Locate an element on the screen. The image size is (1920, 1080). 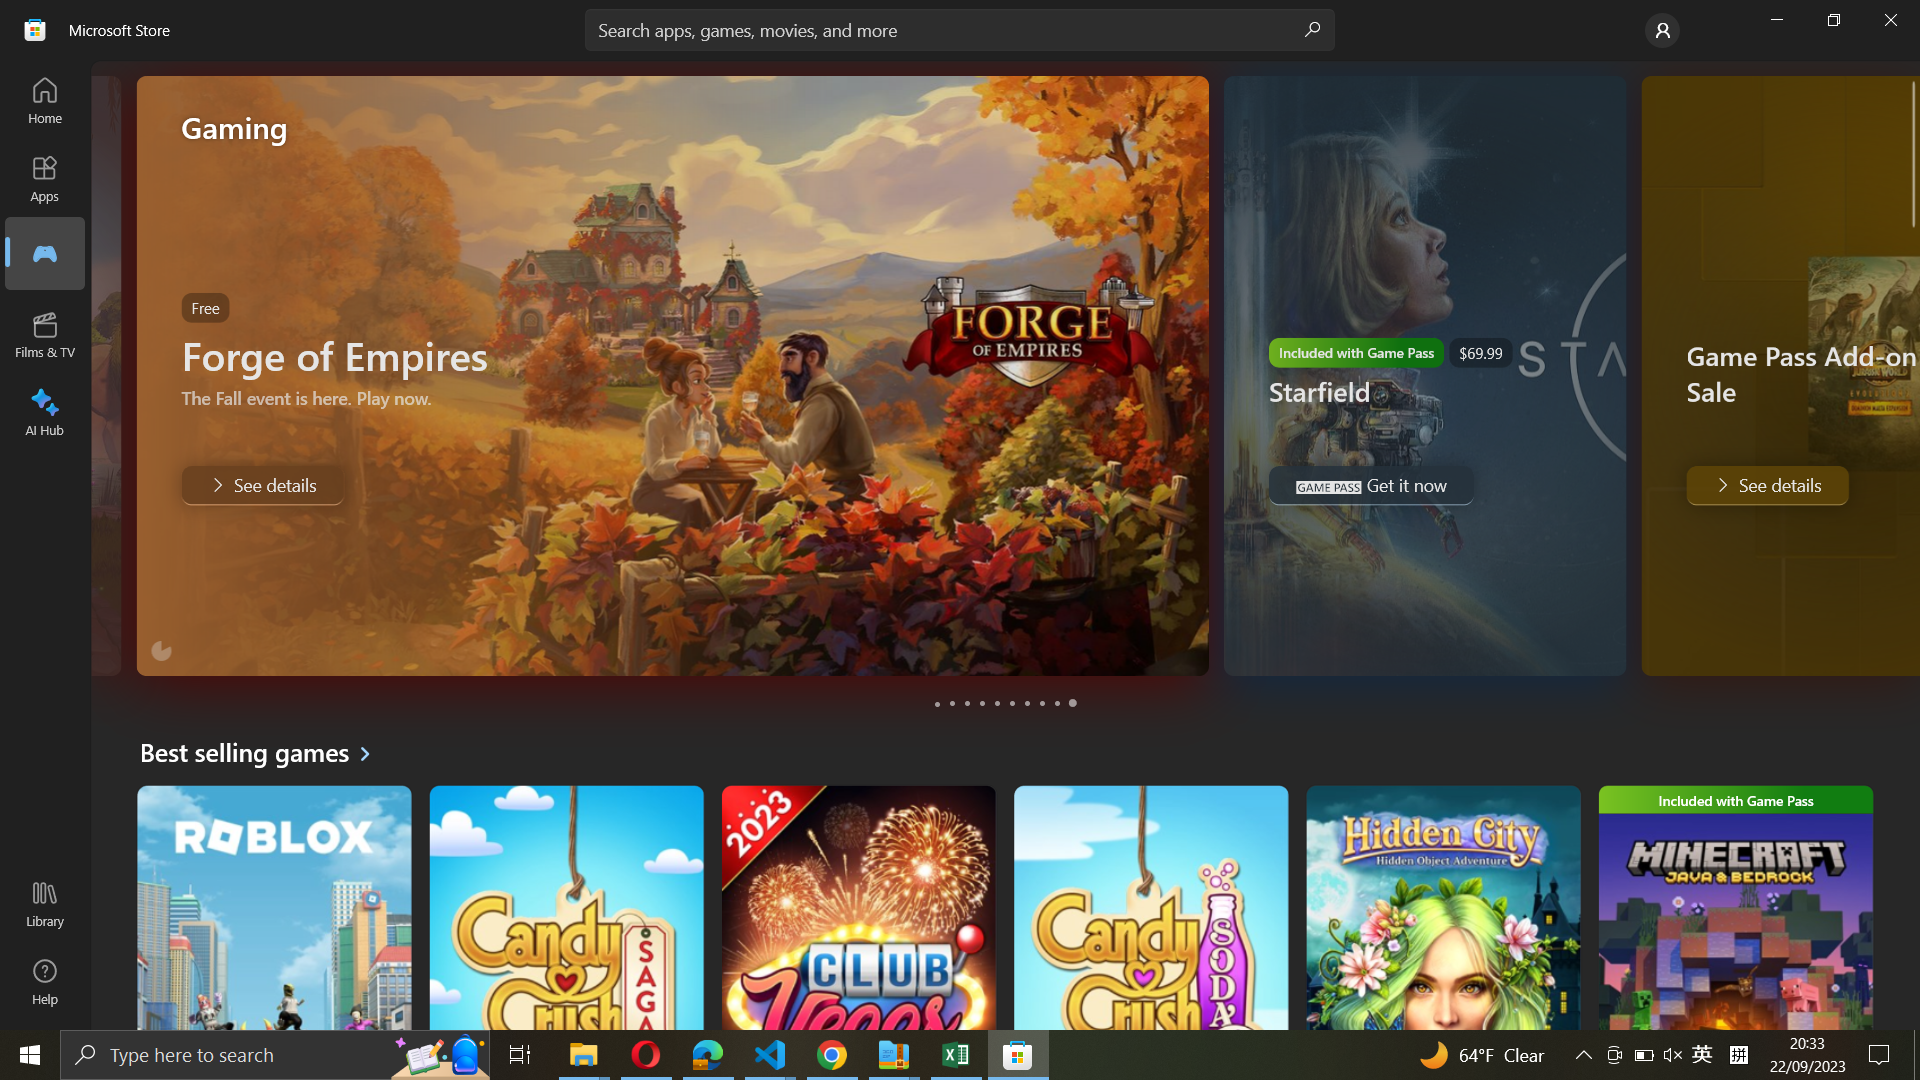
Library is located at coordinates (48, 906).